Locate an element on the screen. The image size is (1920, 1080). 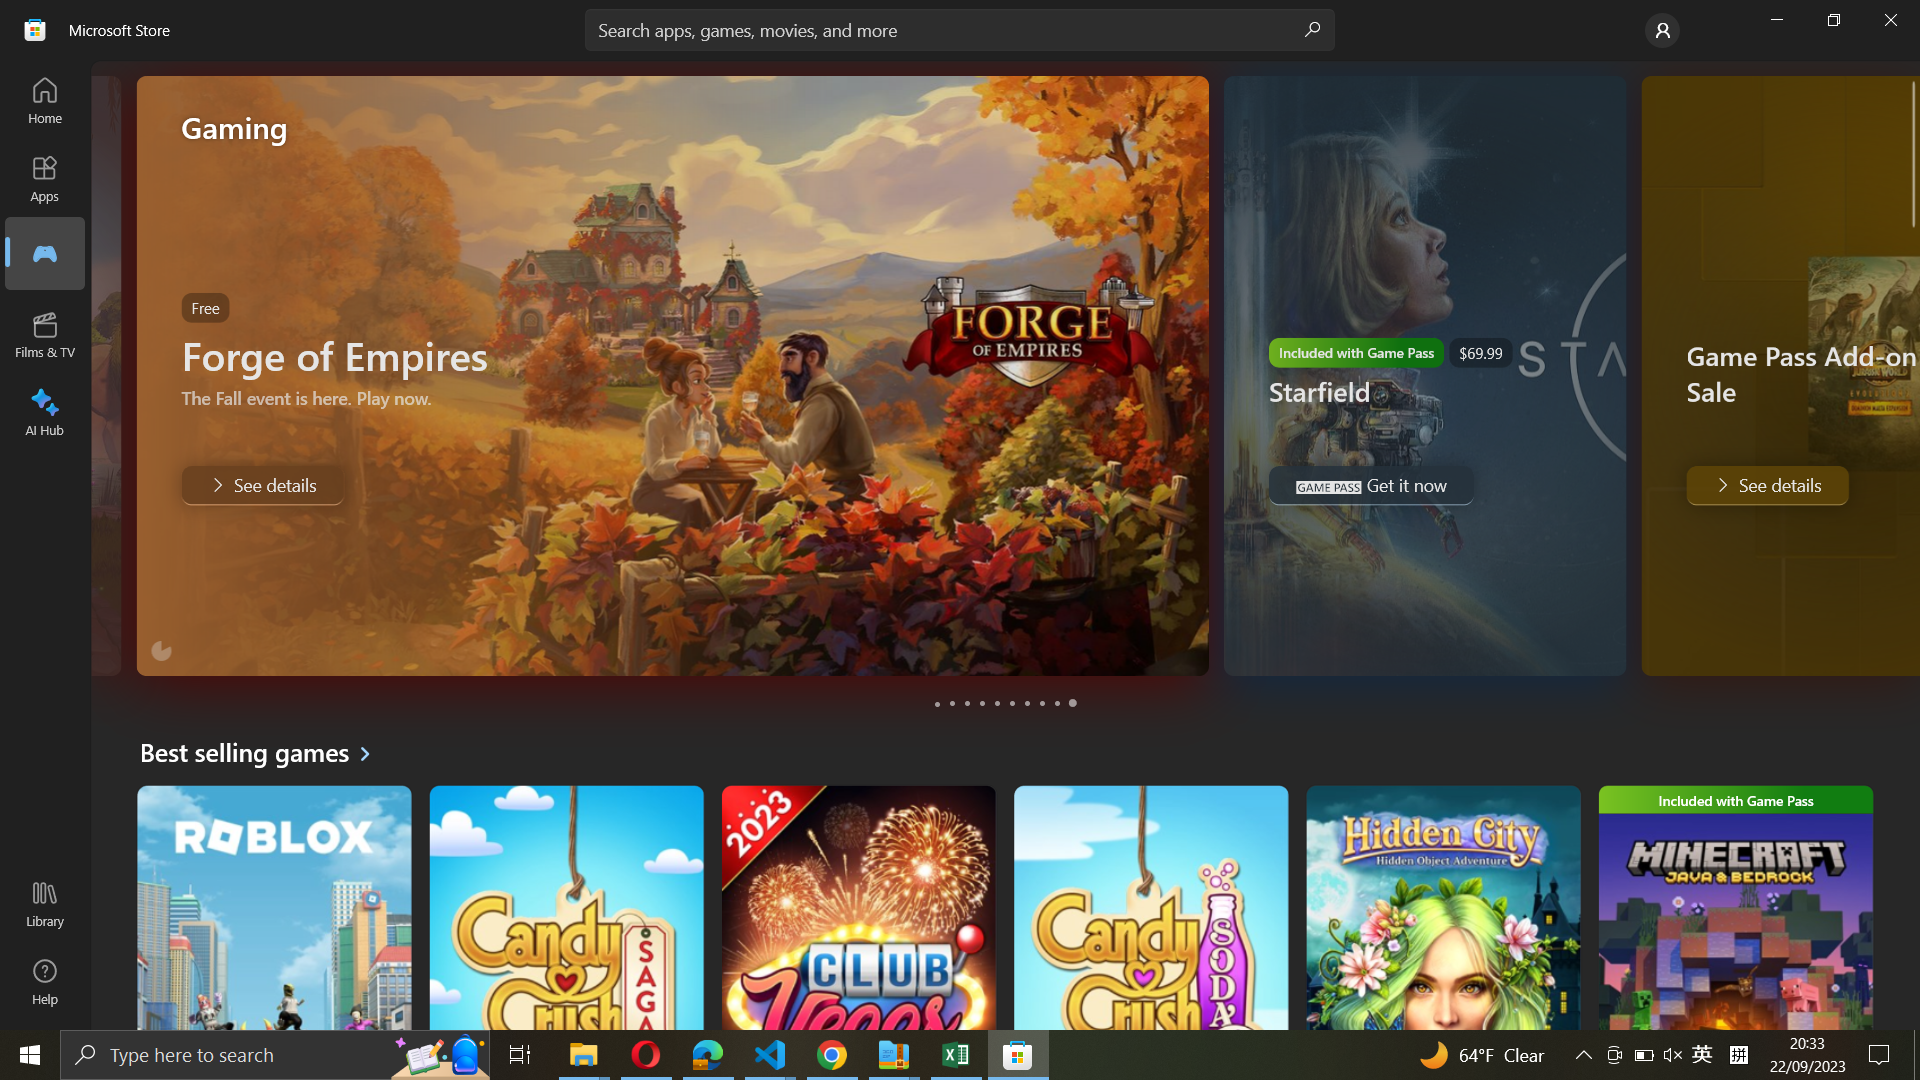
Library is located at coordinates (48, 906).